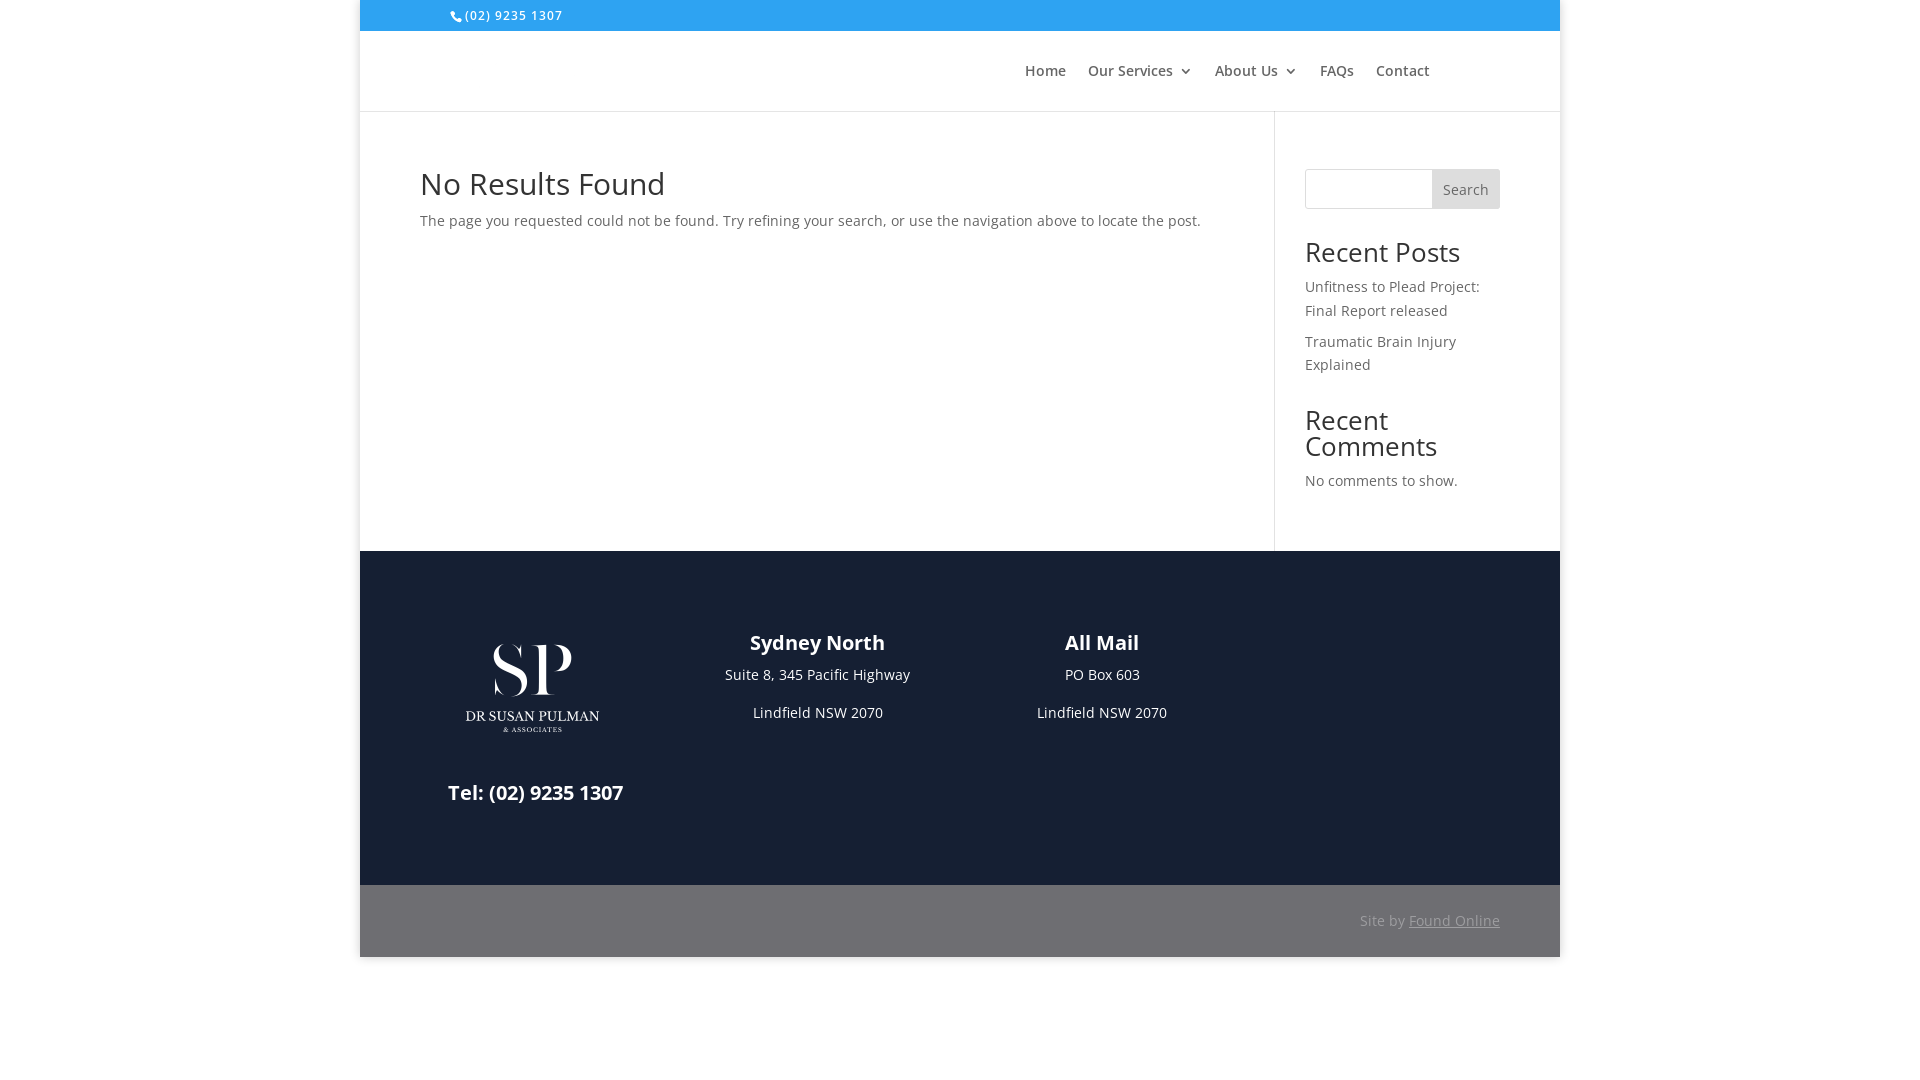 The image size is (1920, 1080). Describe the element at coordinates (1401, 86) in the screenshot. I see `'Contact'` at that location.